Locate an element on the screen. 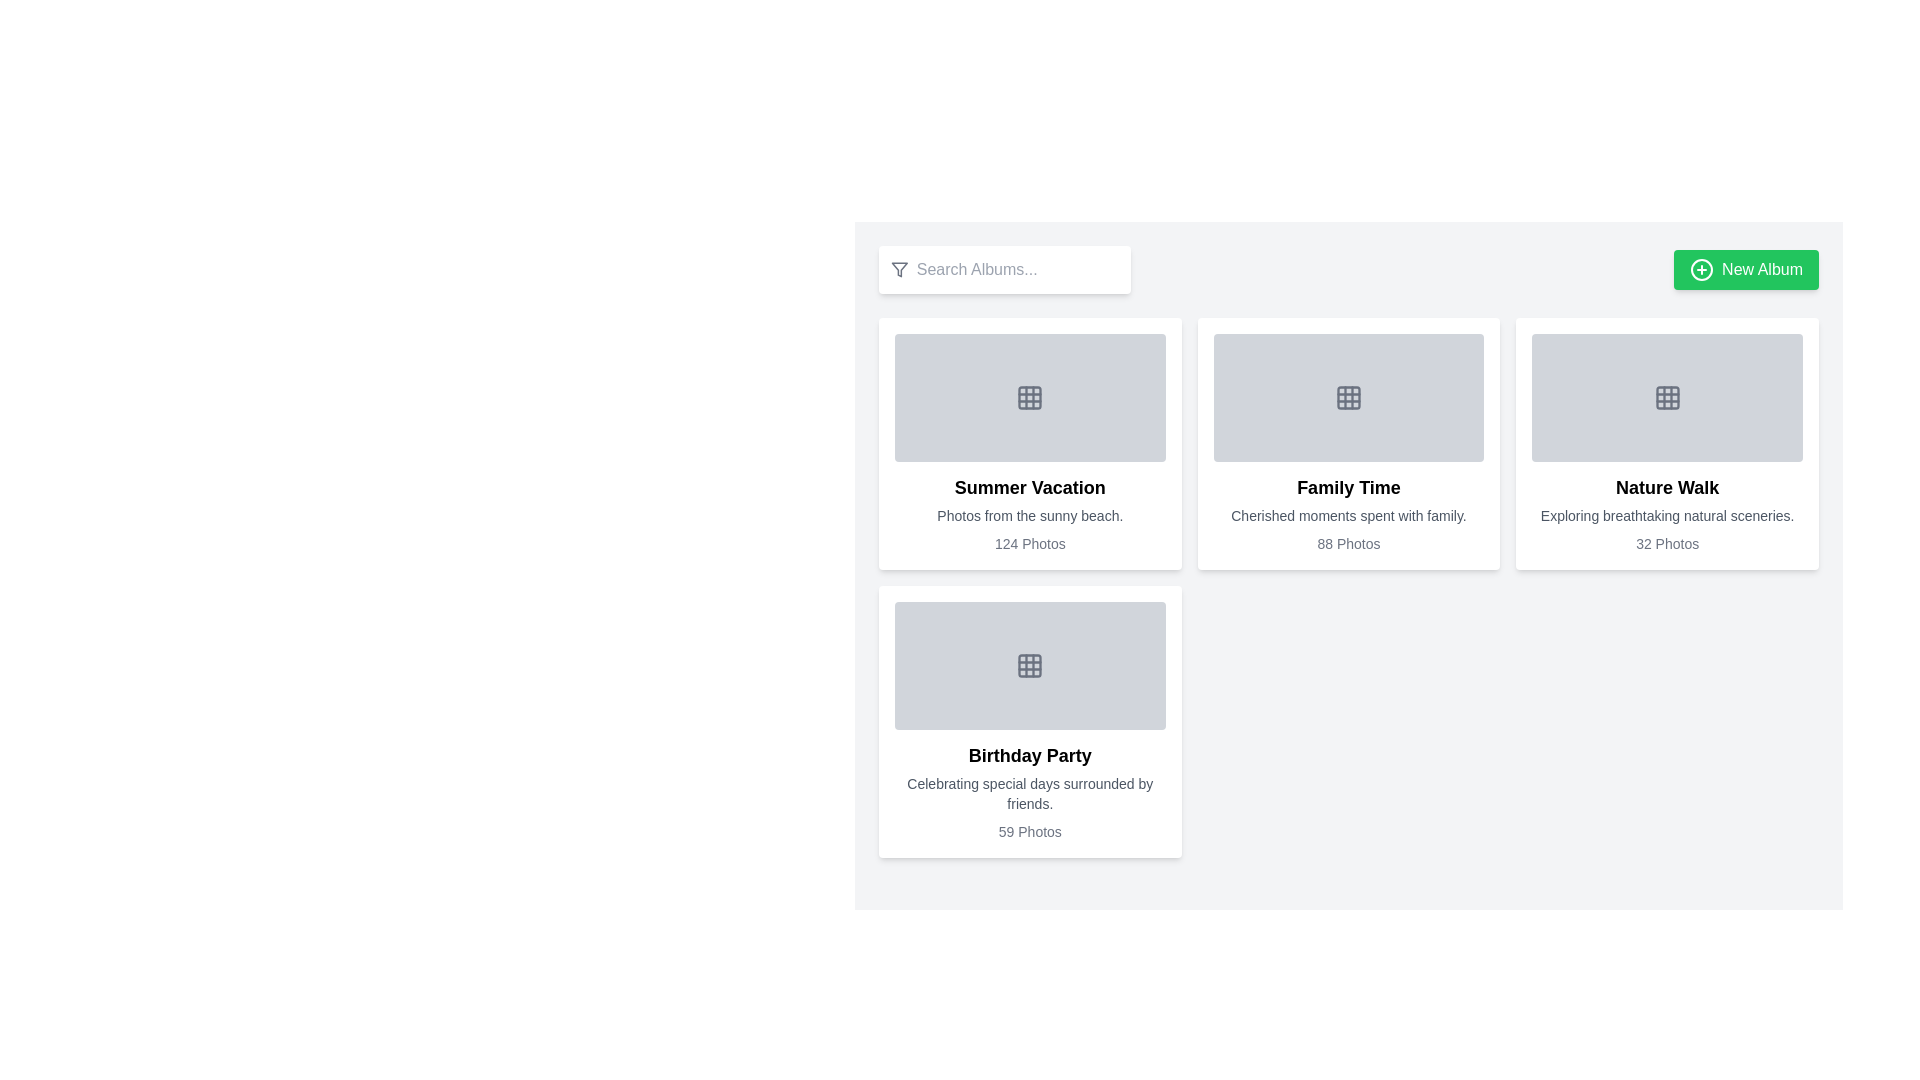 This screenshot has height=1080, width=1920. the circular add icon with a plus symbol, located to the left of the 'New Album' button is located at coordinates (1701, 270).